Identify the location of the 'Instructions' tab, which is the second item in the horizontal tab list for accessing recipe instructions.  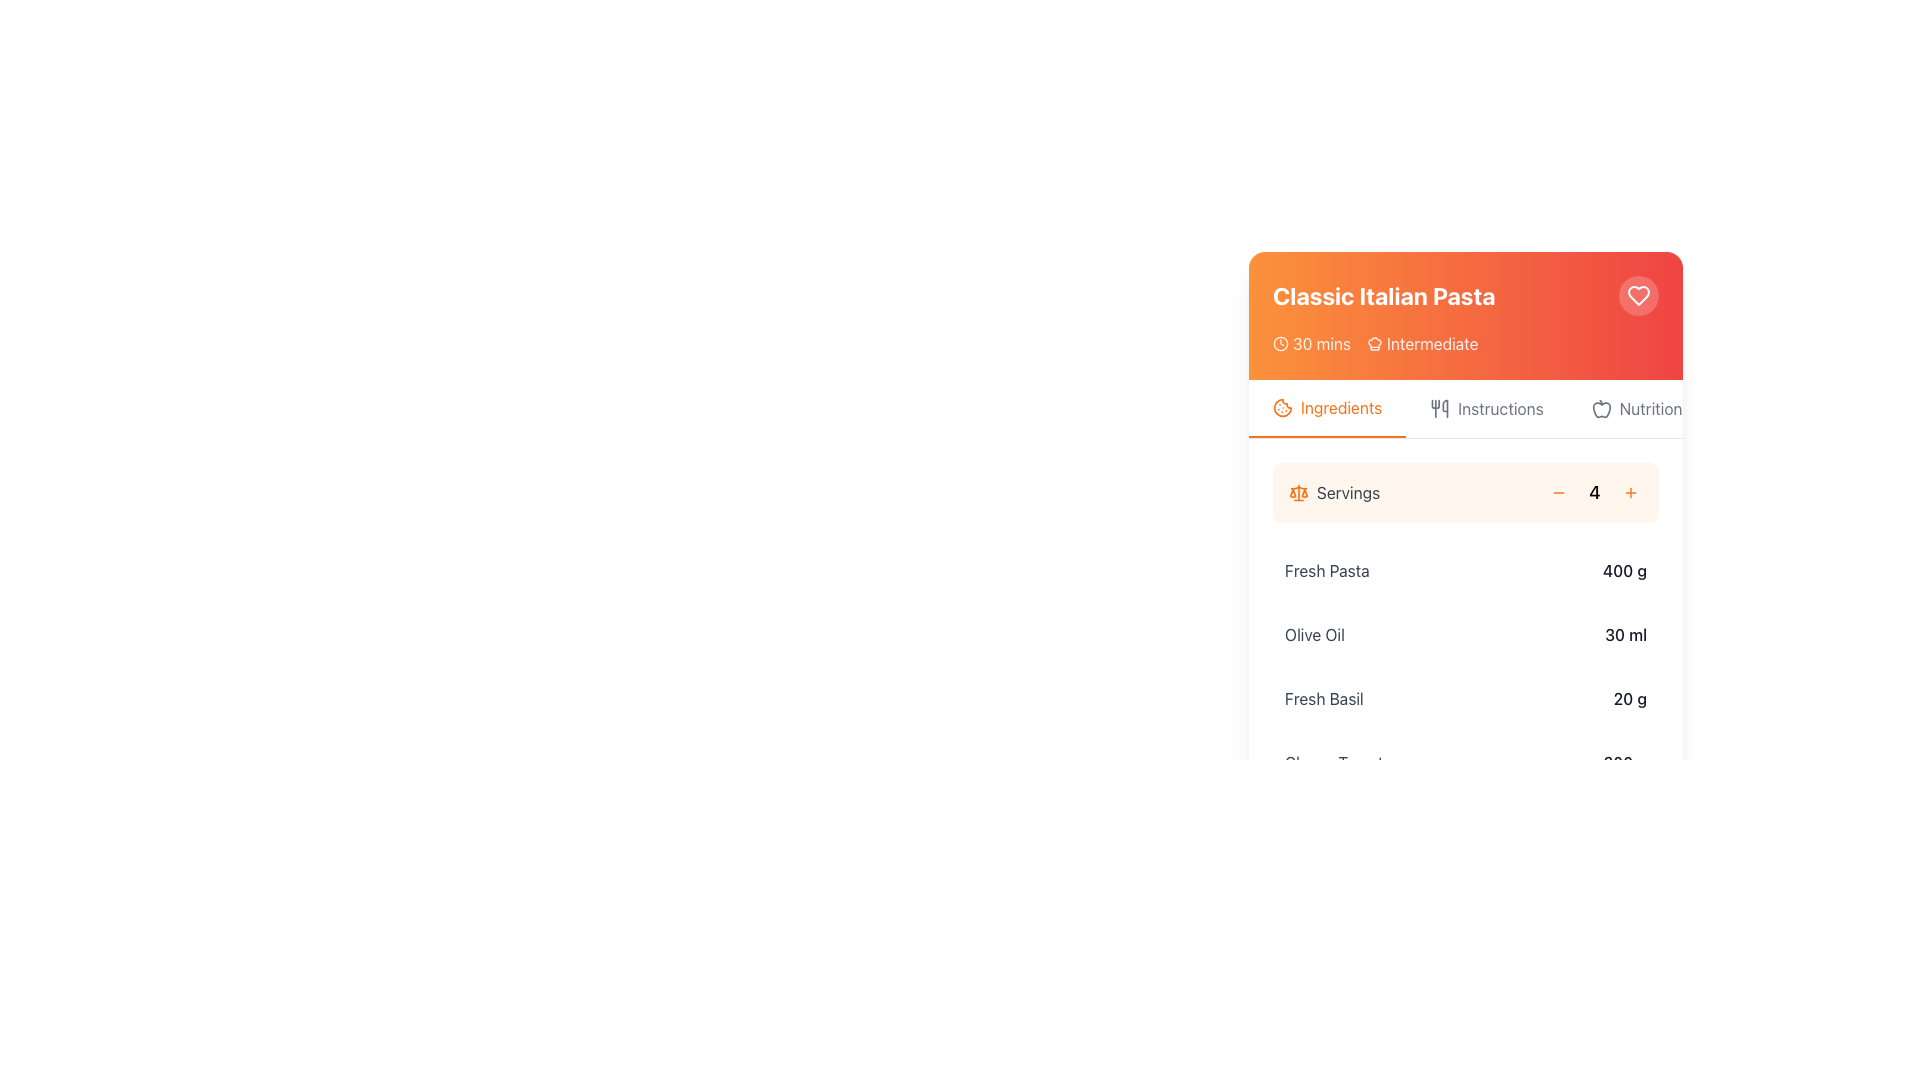
(1487, 407).